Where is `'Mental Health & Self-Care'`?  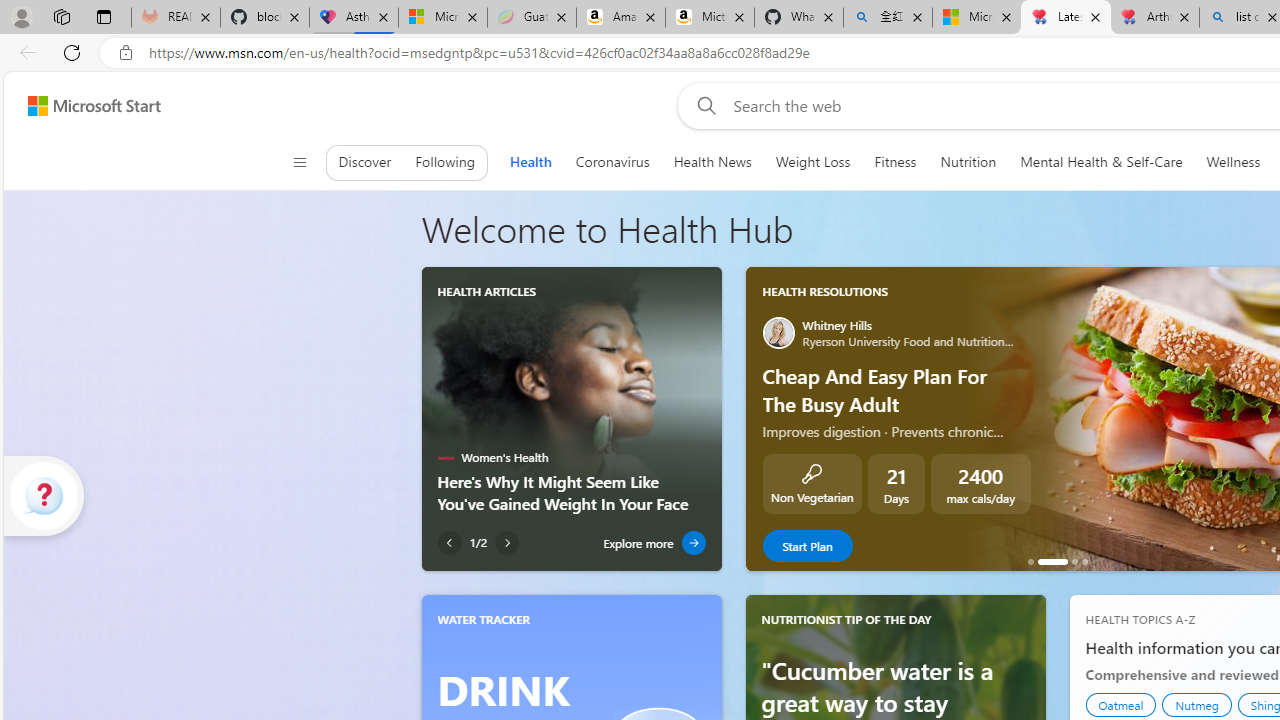 'Mental Health & Self-Care' is located at coordinates (1100, 161).